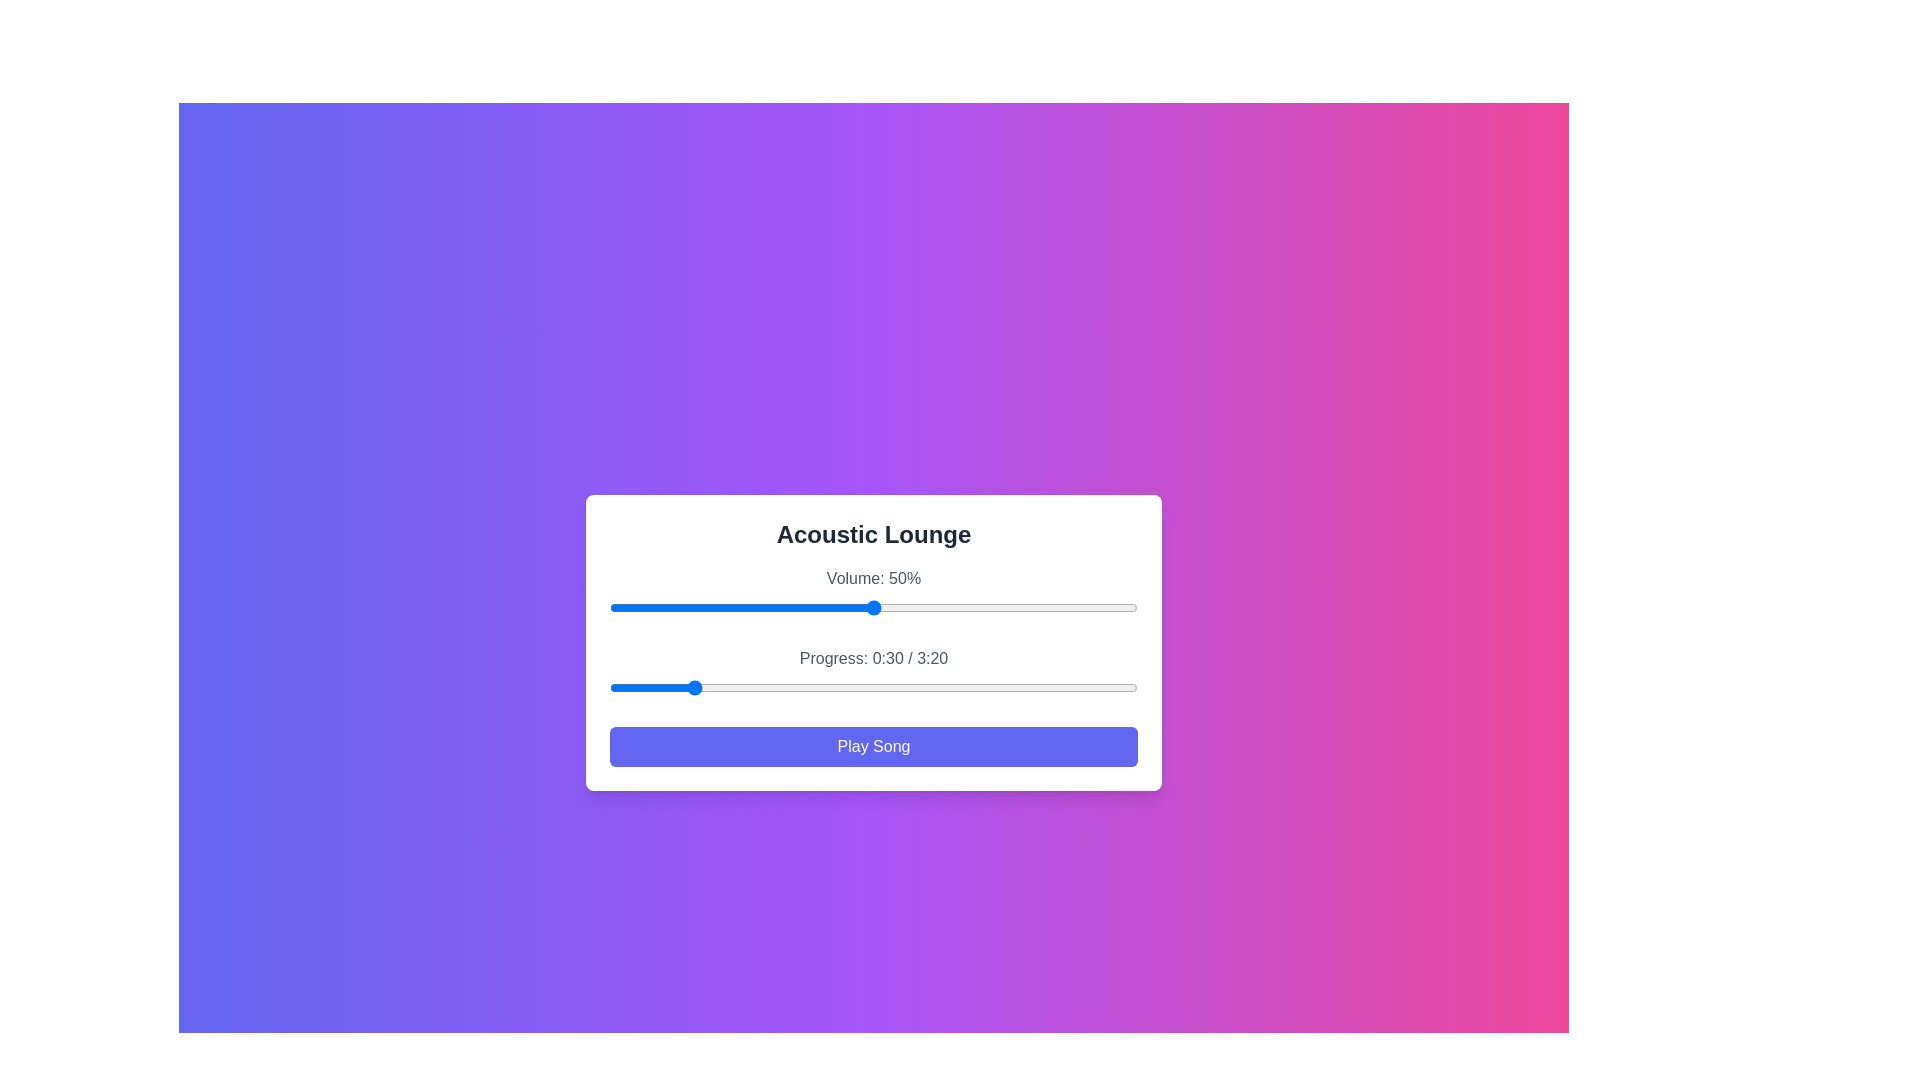 The image size is (1920, 1080). Describe the element at coordinates (837, 607) in the screenshot. I see `the volume to 43% by interacting with the slider` at that location.